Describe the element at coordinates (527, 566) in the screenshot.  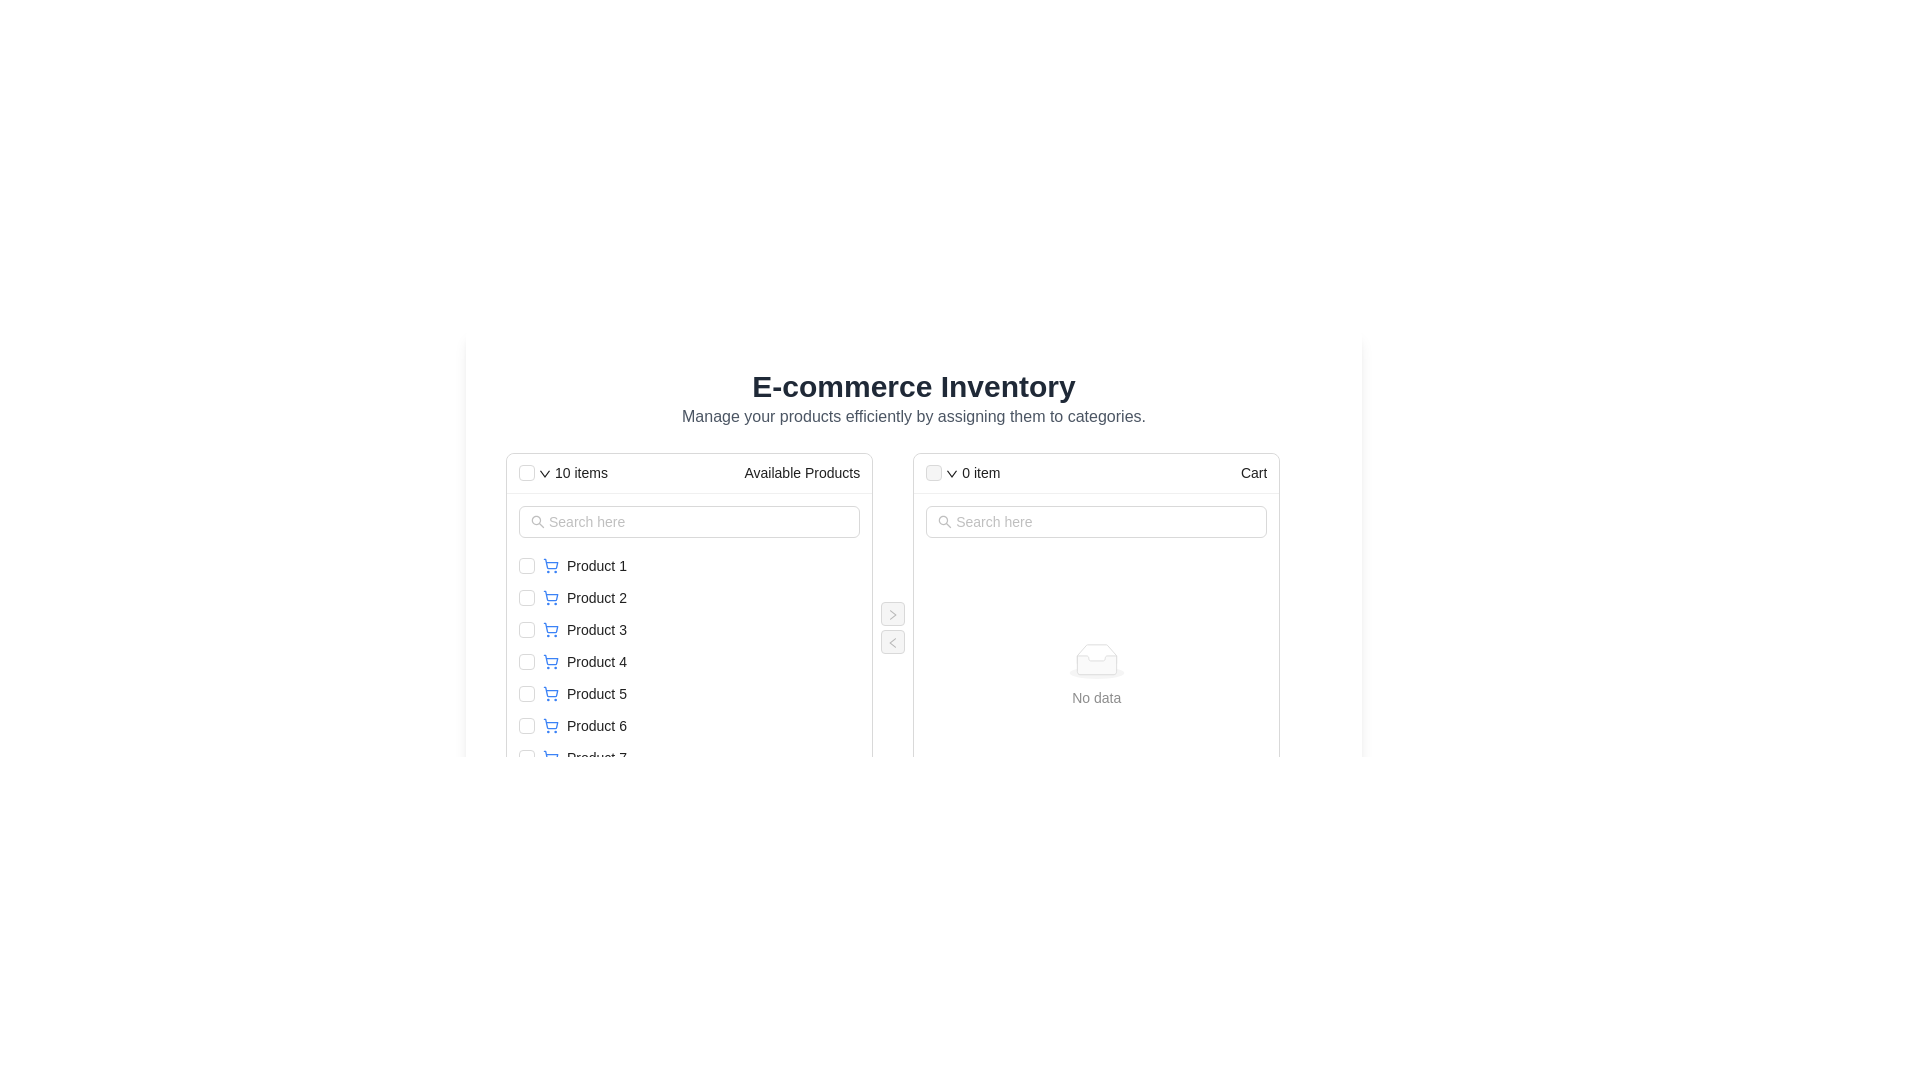
I see `the square checkbox with a light border located to the left of 'Product 1'` at that location.